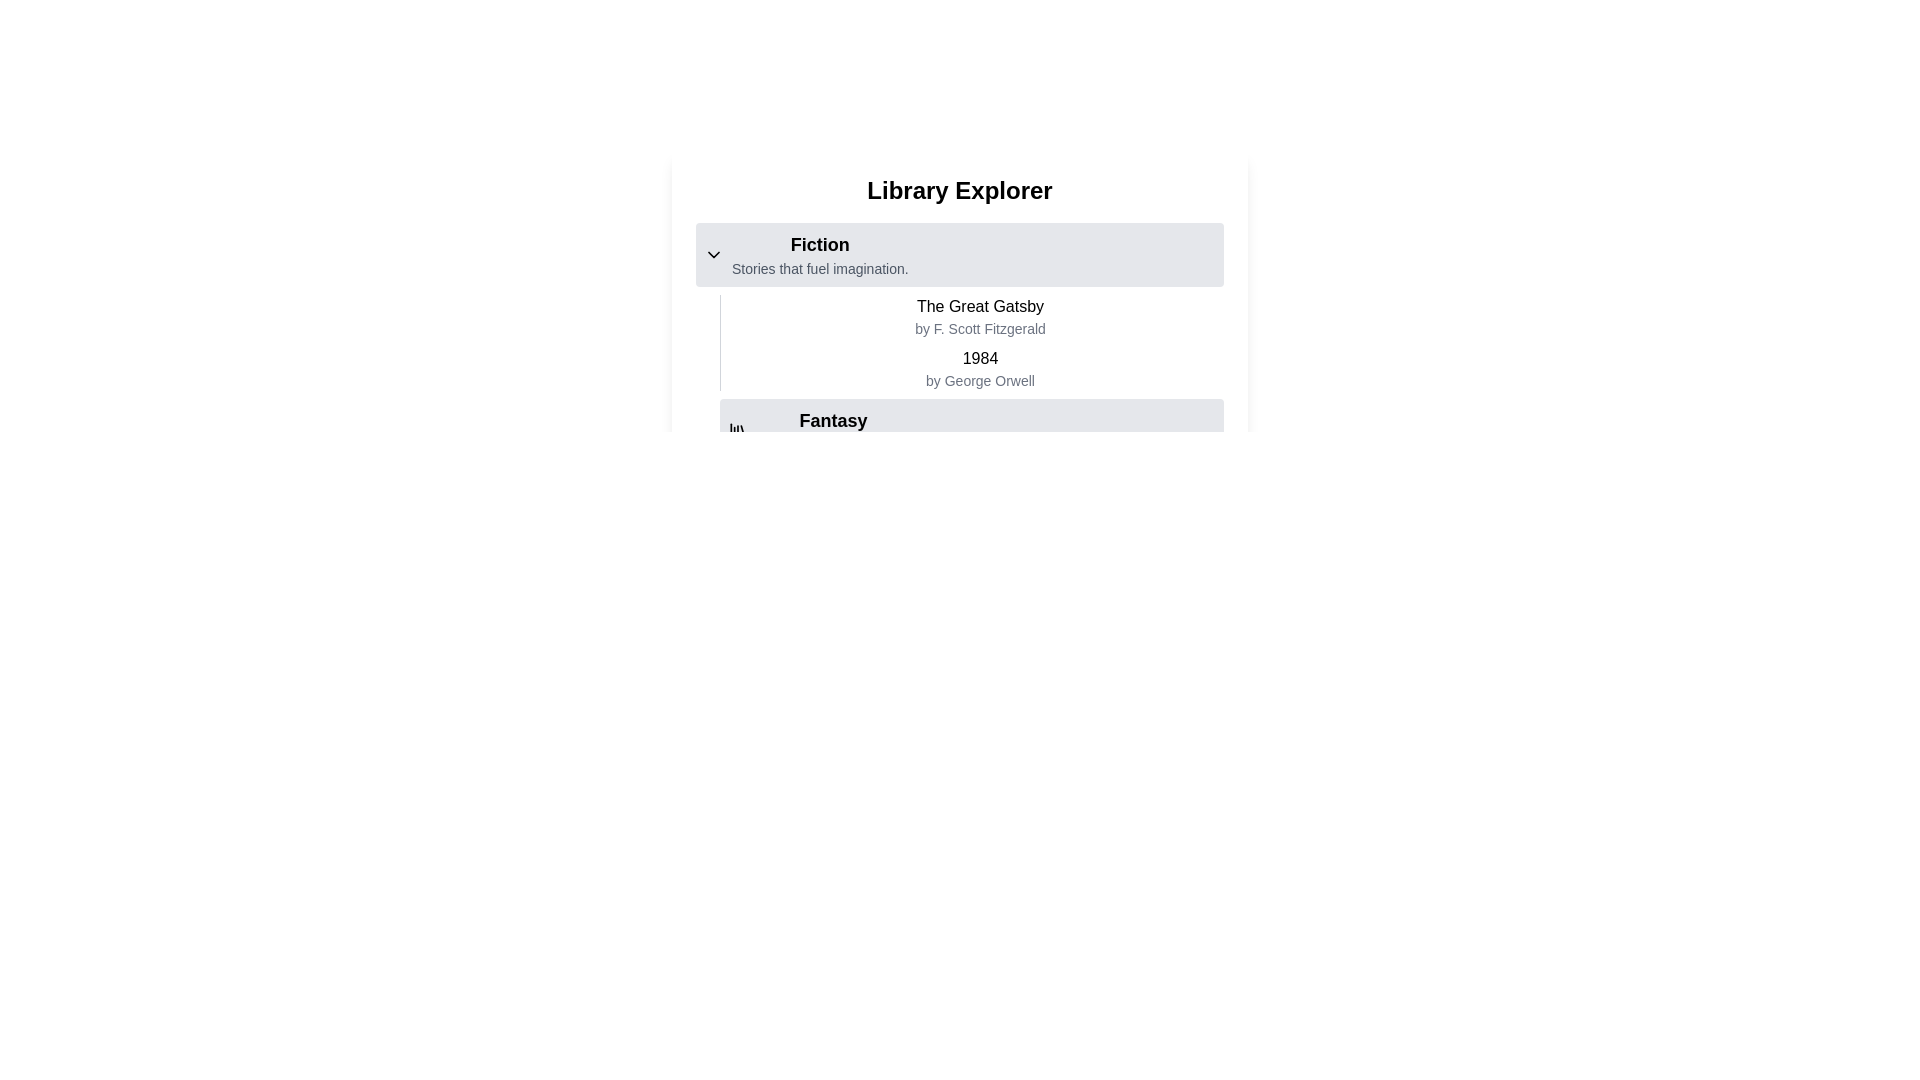 The image size is (1920, 1080). Describe the element at coordinates (820, 253) in the screenshot. I see `the Composite text section (heading and subtitle) that categorizes 'Fiction', positioned between the 'Library Explorer' title and the list of book titles` at that location.